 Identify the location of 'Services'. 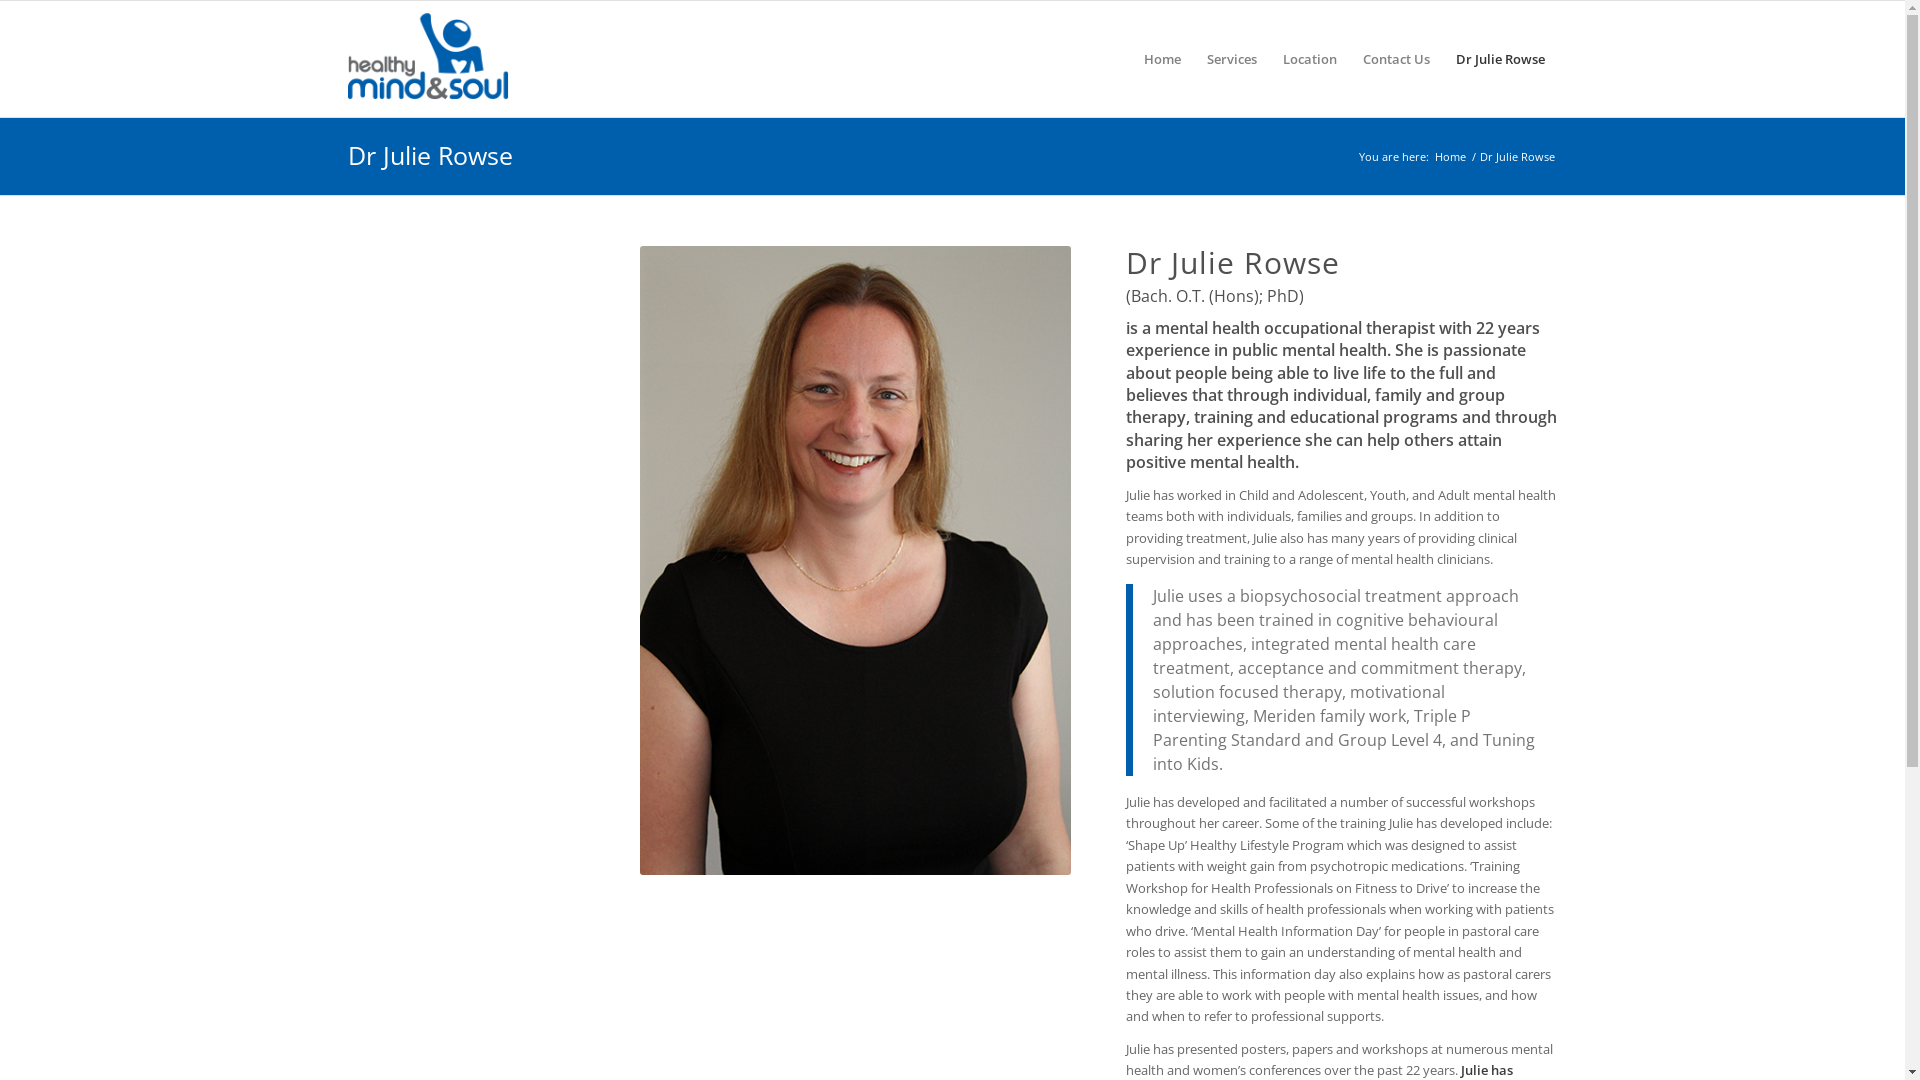
(1231, 57).